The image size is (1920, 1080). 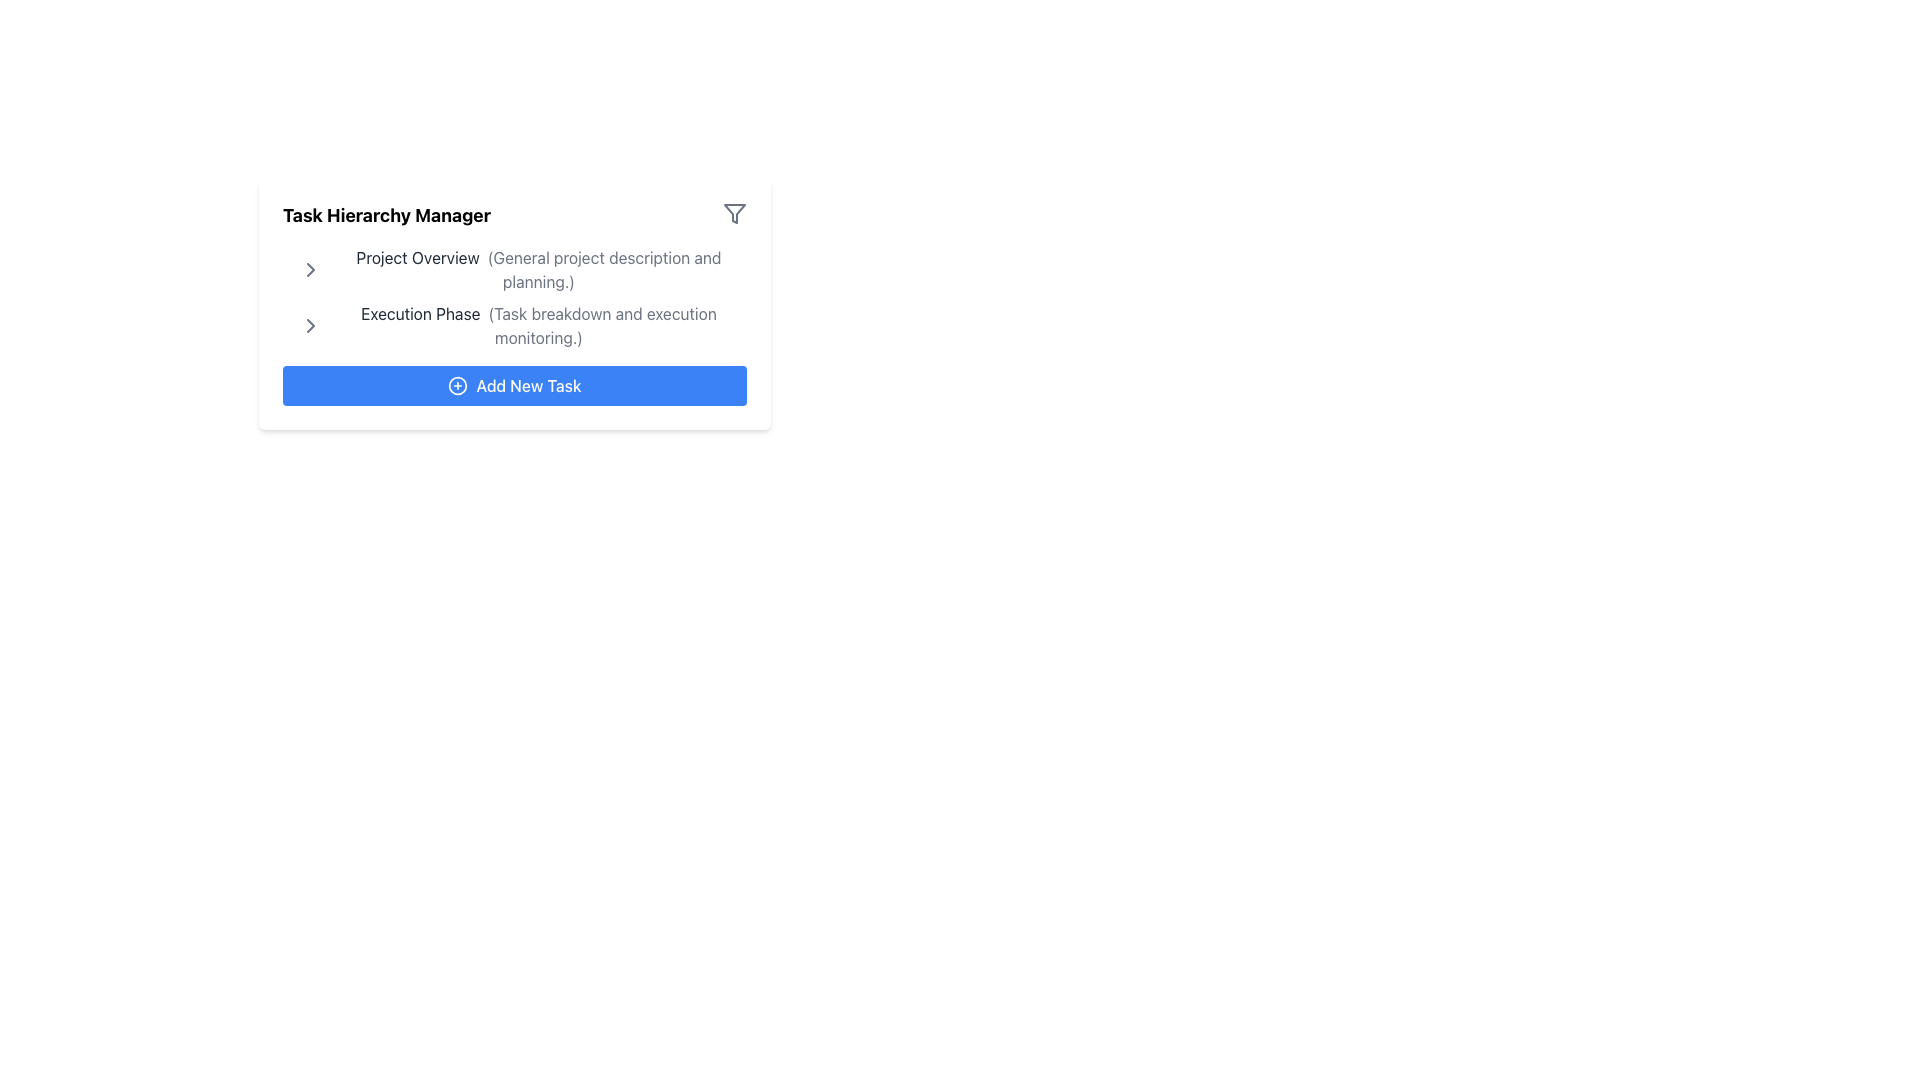 I want to click on Circular SVG shape located to the left of the 'Add New Task' button in the task hierarchy manager section, so click(x=457, y=385).